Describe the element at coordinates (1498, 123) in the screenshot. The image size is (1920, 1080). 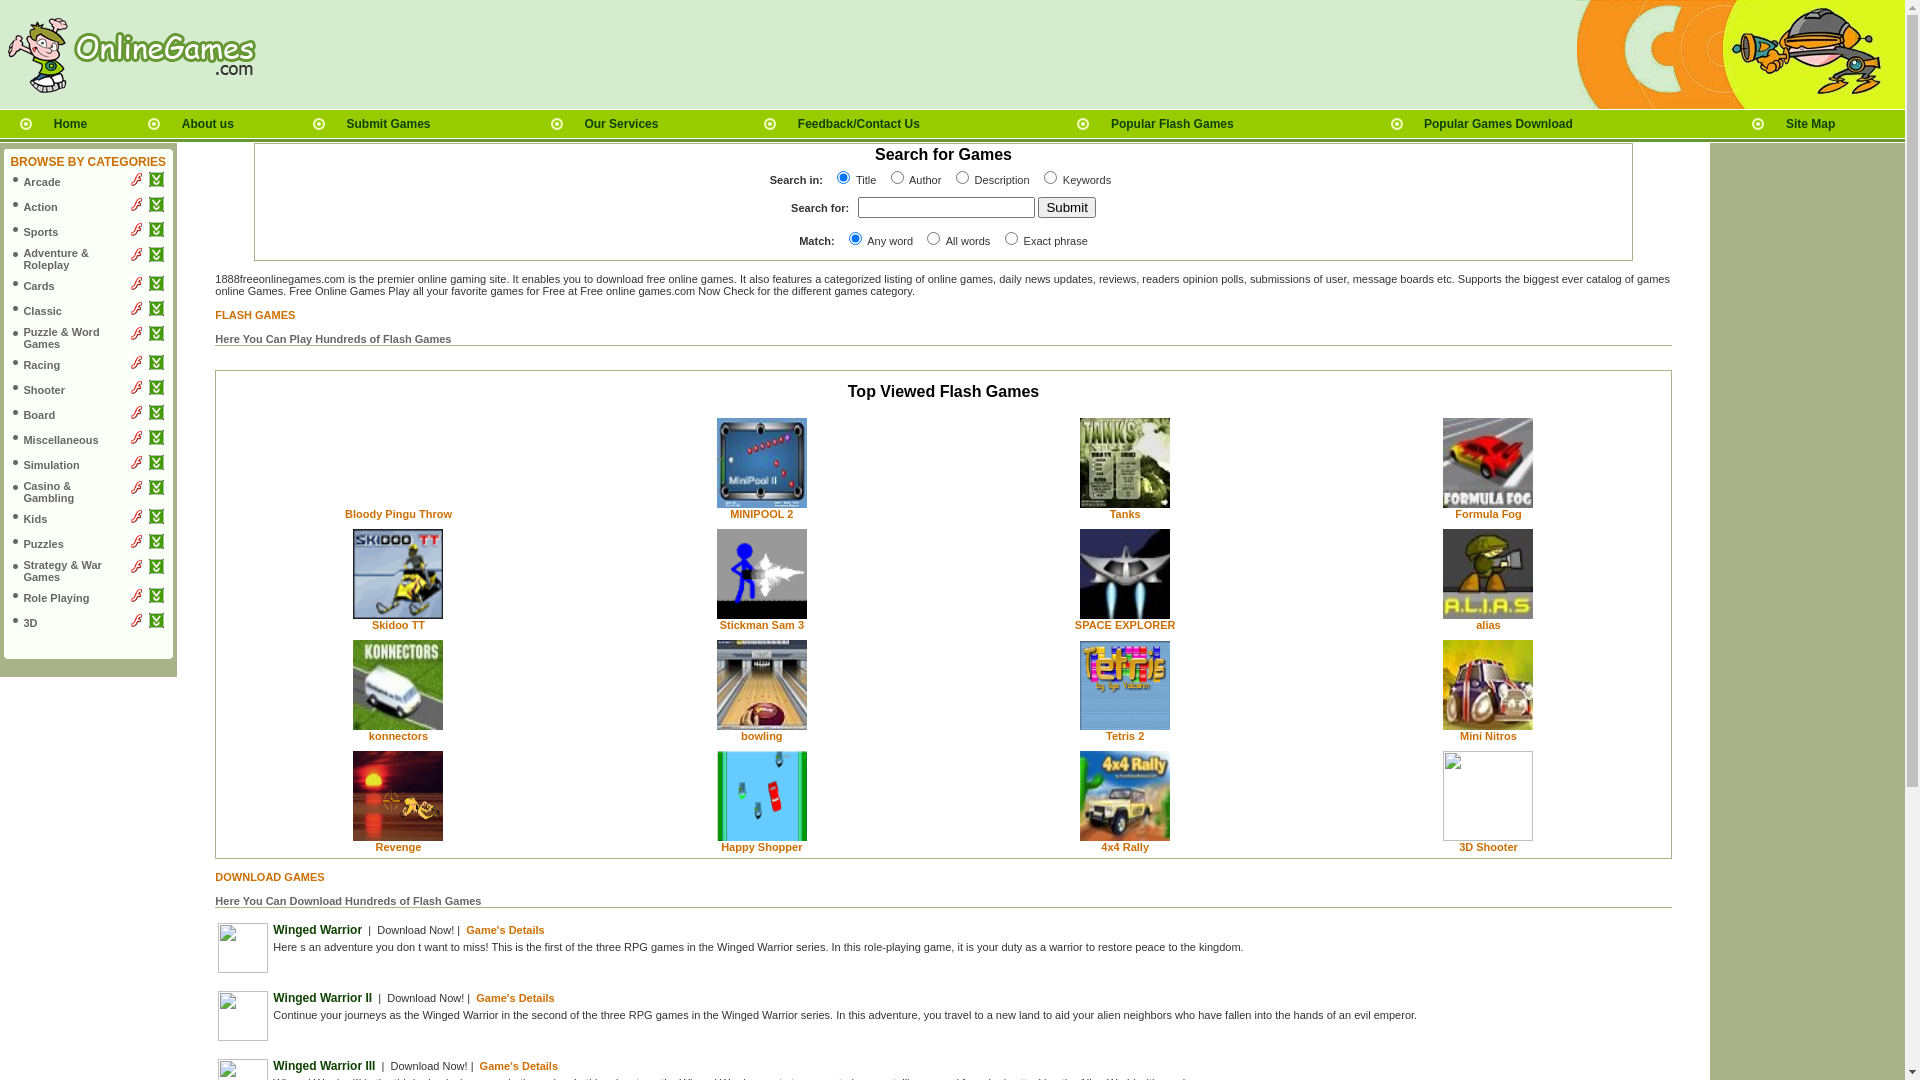
I see `'Popular Games Download'` at that location.